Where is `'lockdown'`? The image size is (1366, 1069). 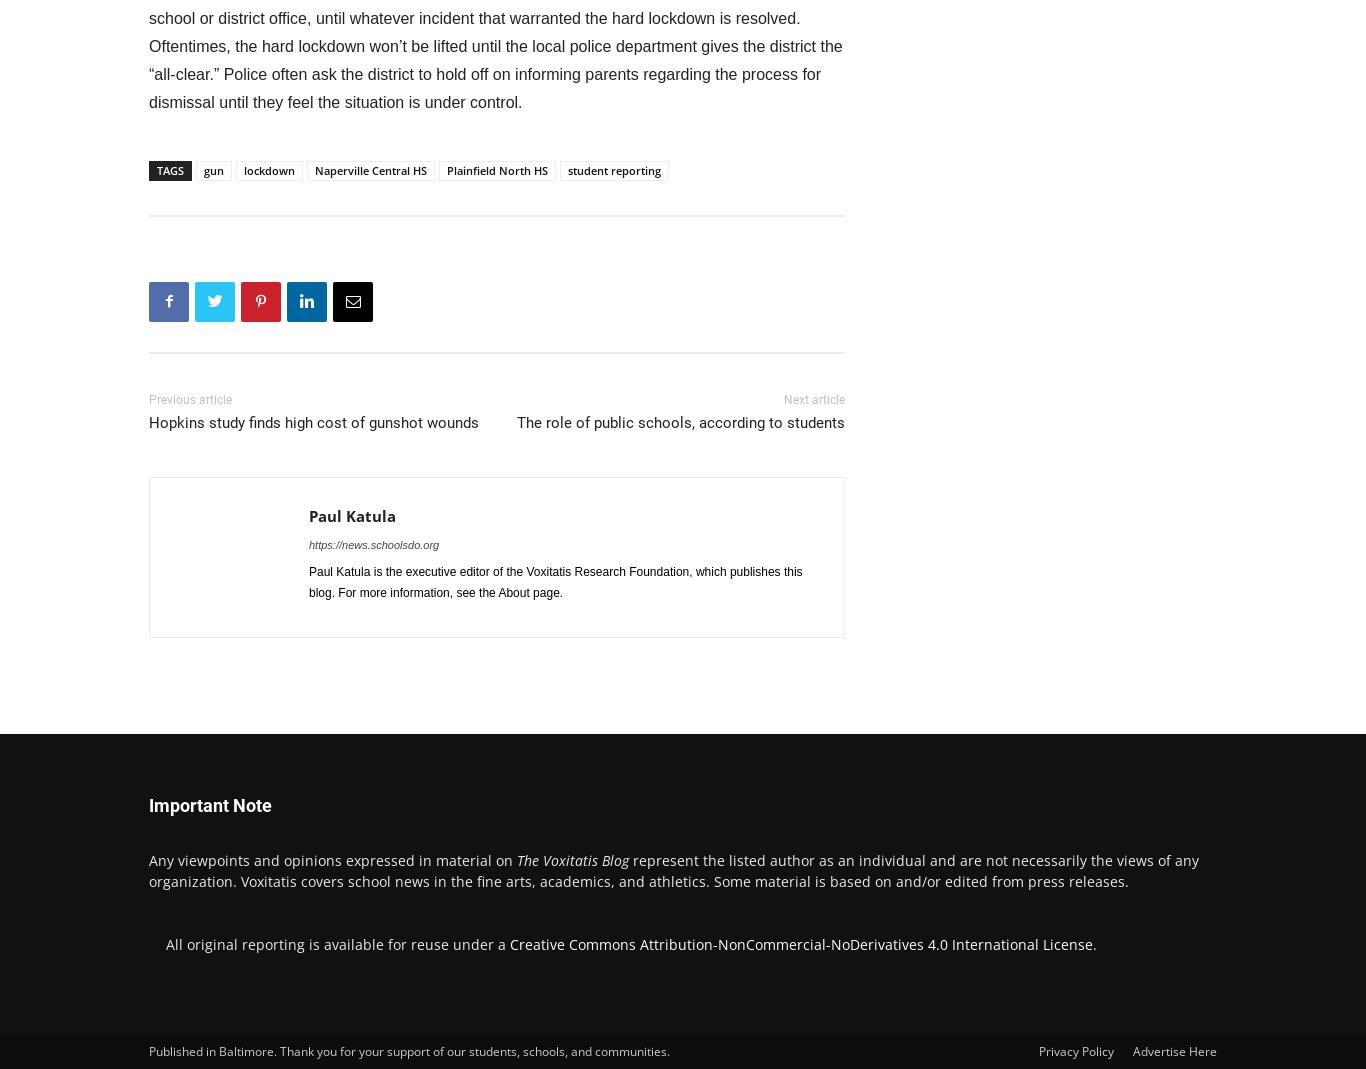
'lockdown' is located at coordinates (269, 169).